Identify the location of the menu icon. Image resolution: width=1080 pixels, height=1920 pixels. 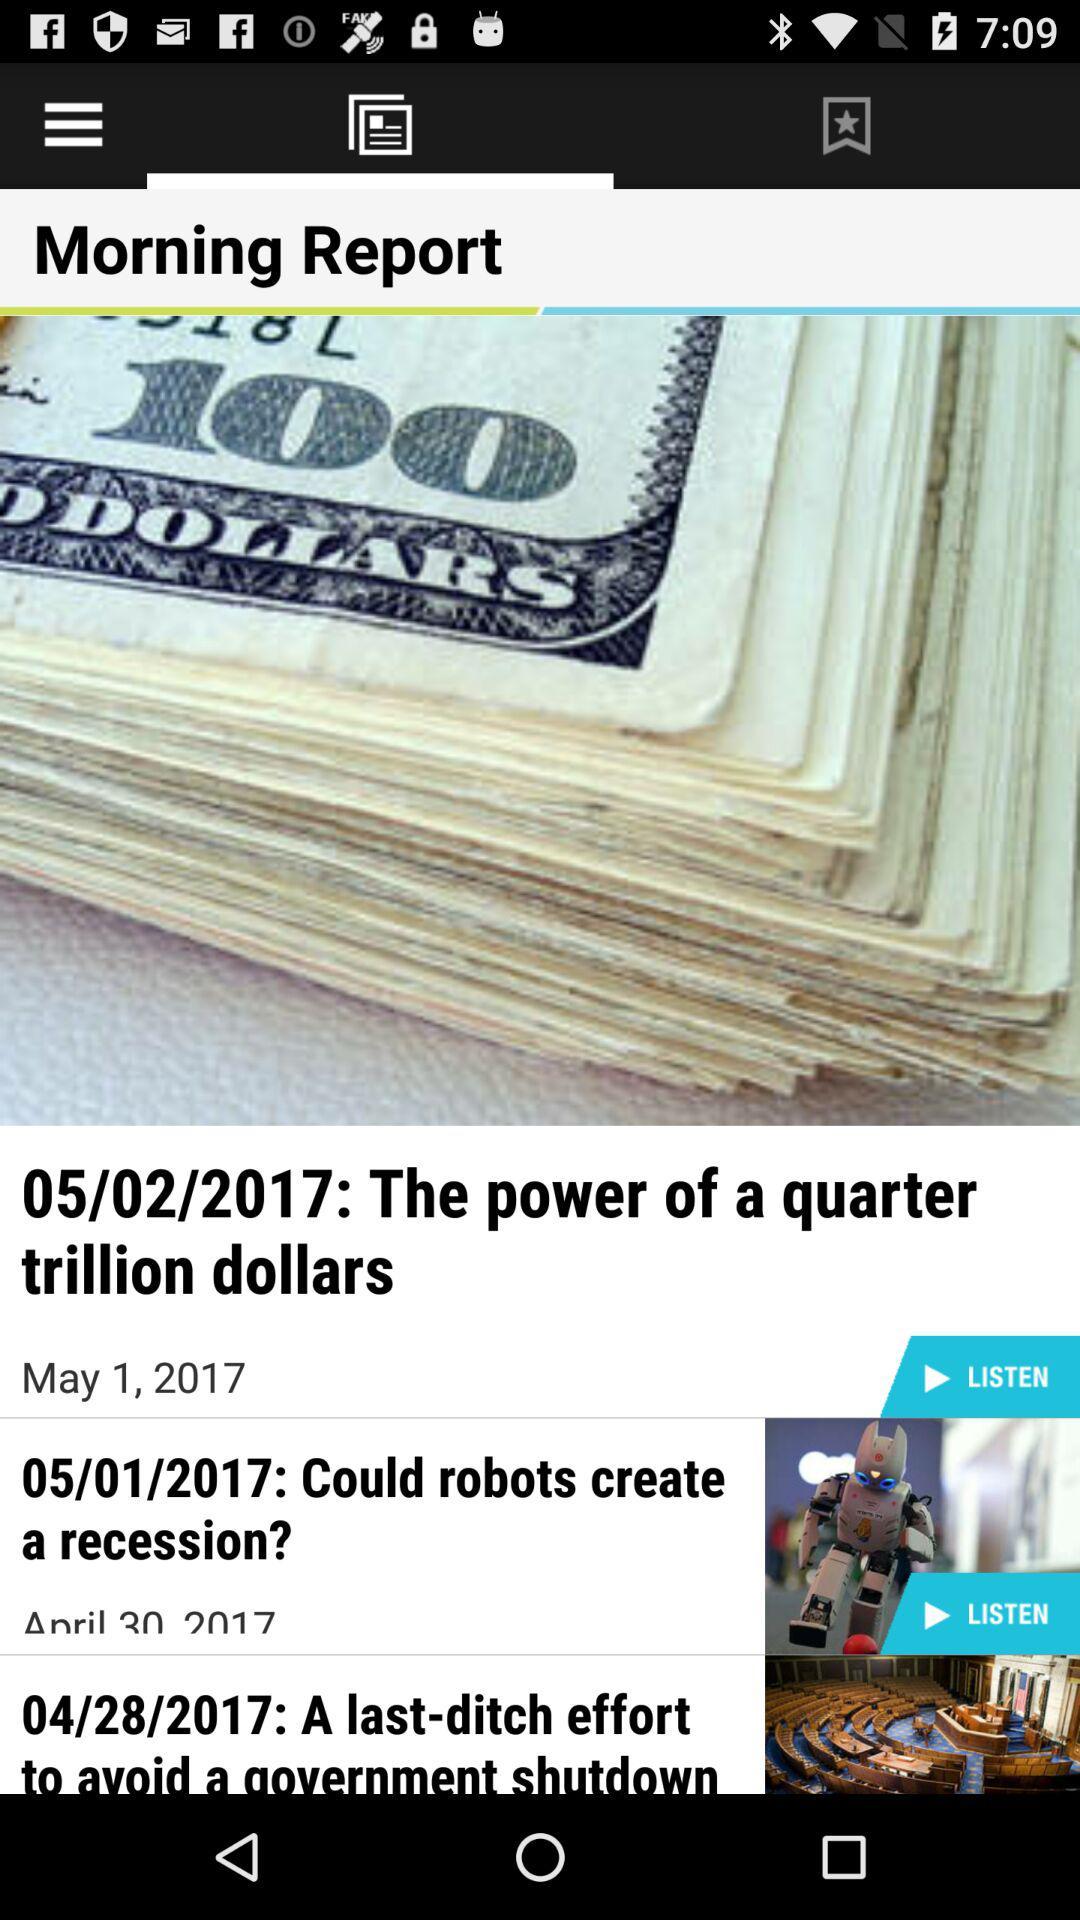
(72, 133).